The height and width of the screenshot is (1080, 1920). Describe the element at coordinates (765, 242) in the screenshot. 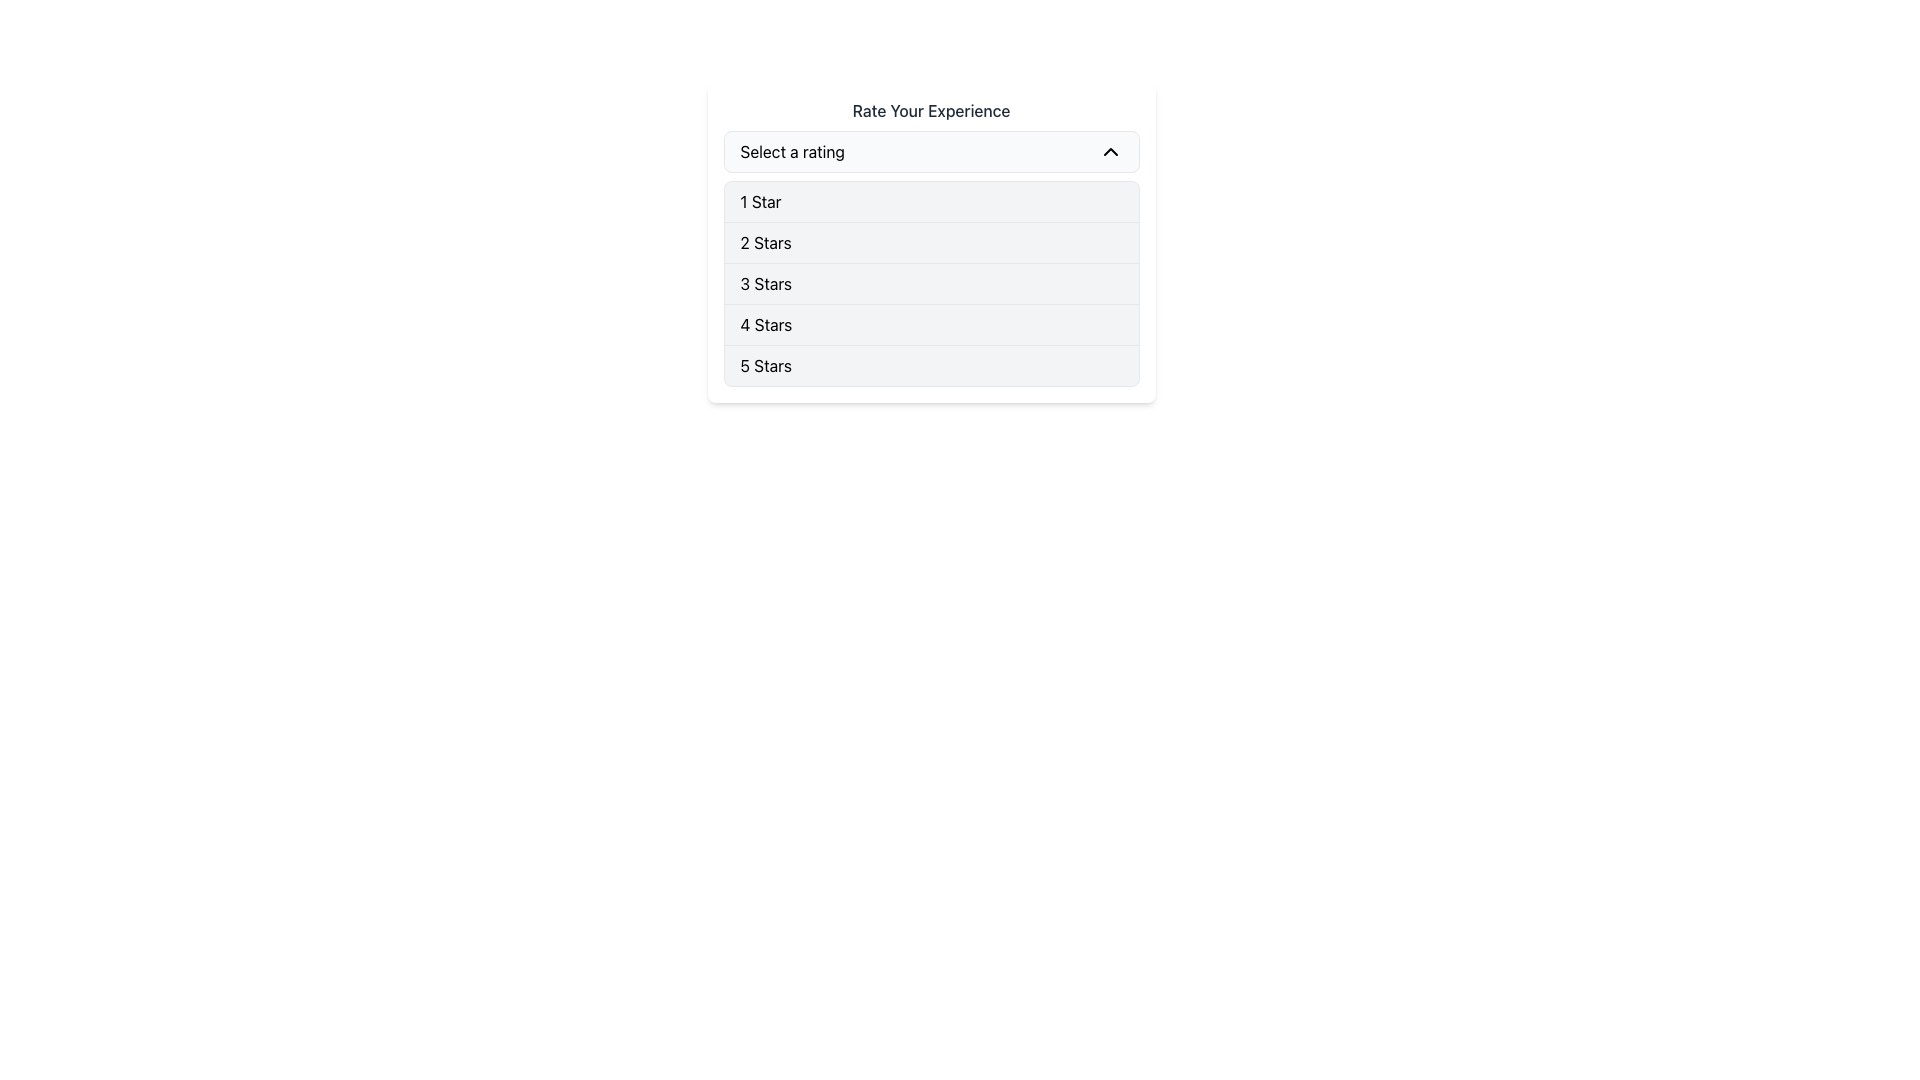

I see `the '2 Stars' rating selection option in the dropdown menu` at that location.